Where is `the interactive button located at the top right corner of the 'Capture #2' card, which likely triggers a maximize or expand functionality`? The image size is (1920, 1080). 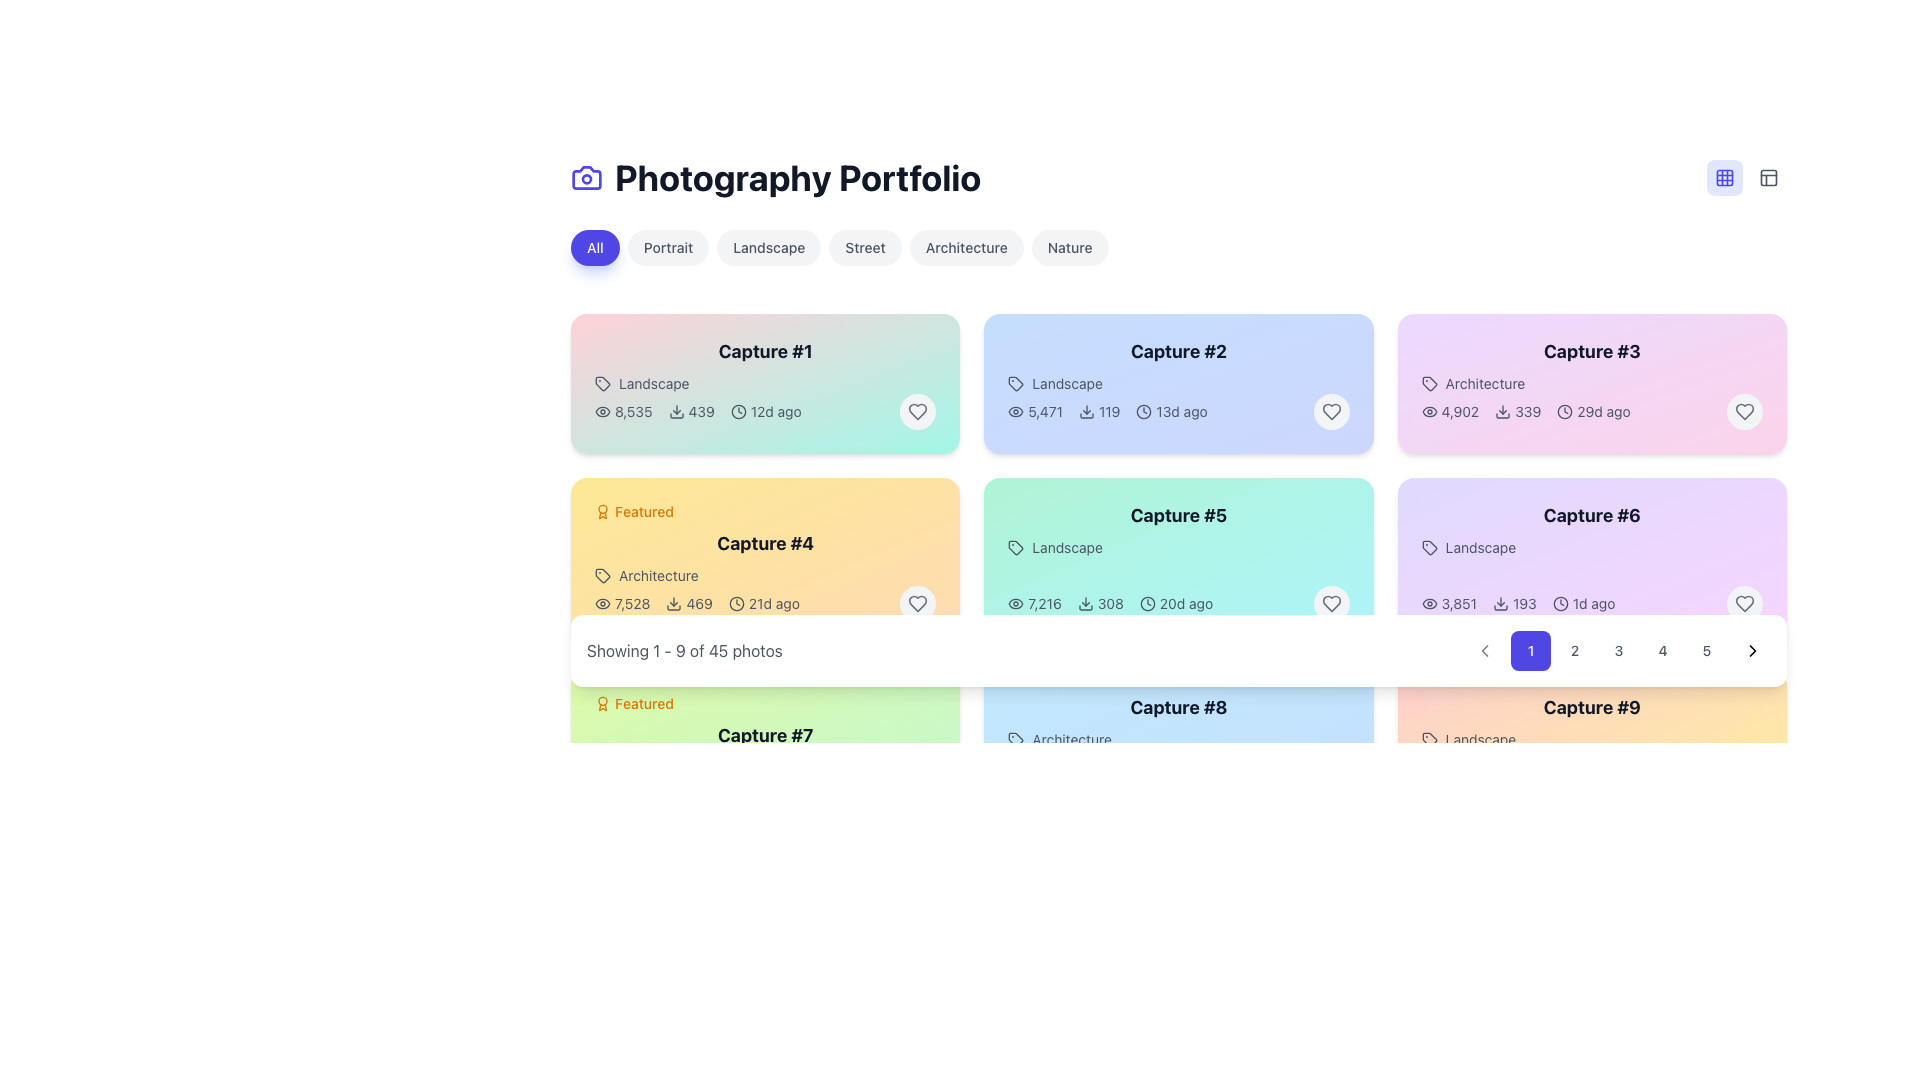
the interactive button located at the top right corner of the 'Capture #2' card, which likely triggers a maximize or expand functionality is located at coordinates (1339, 346).